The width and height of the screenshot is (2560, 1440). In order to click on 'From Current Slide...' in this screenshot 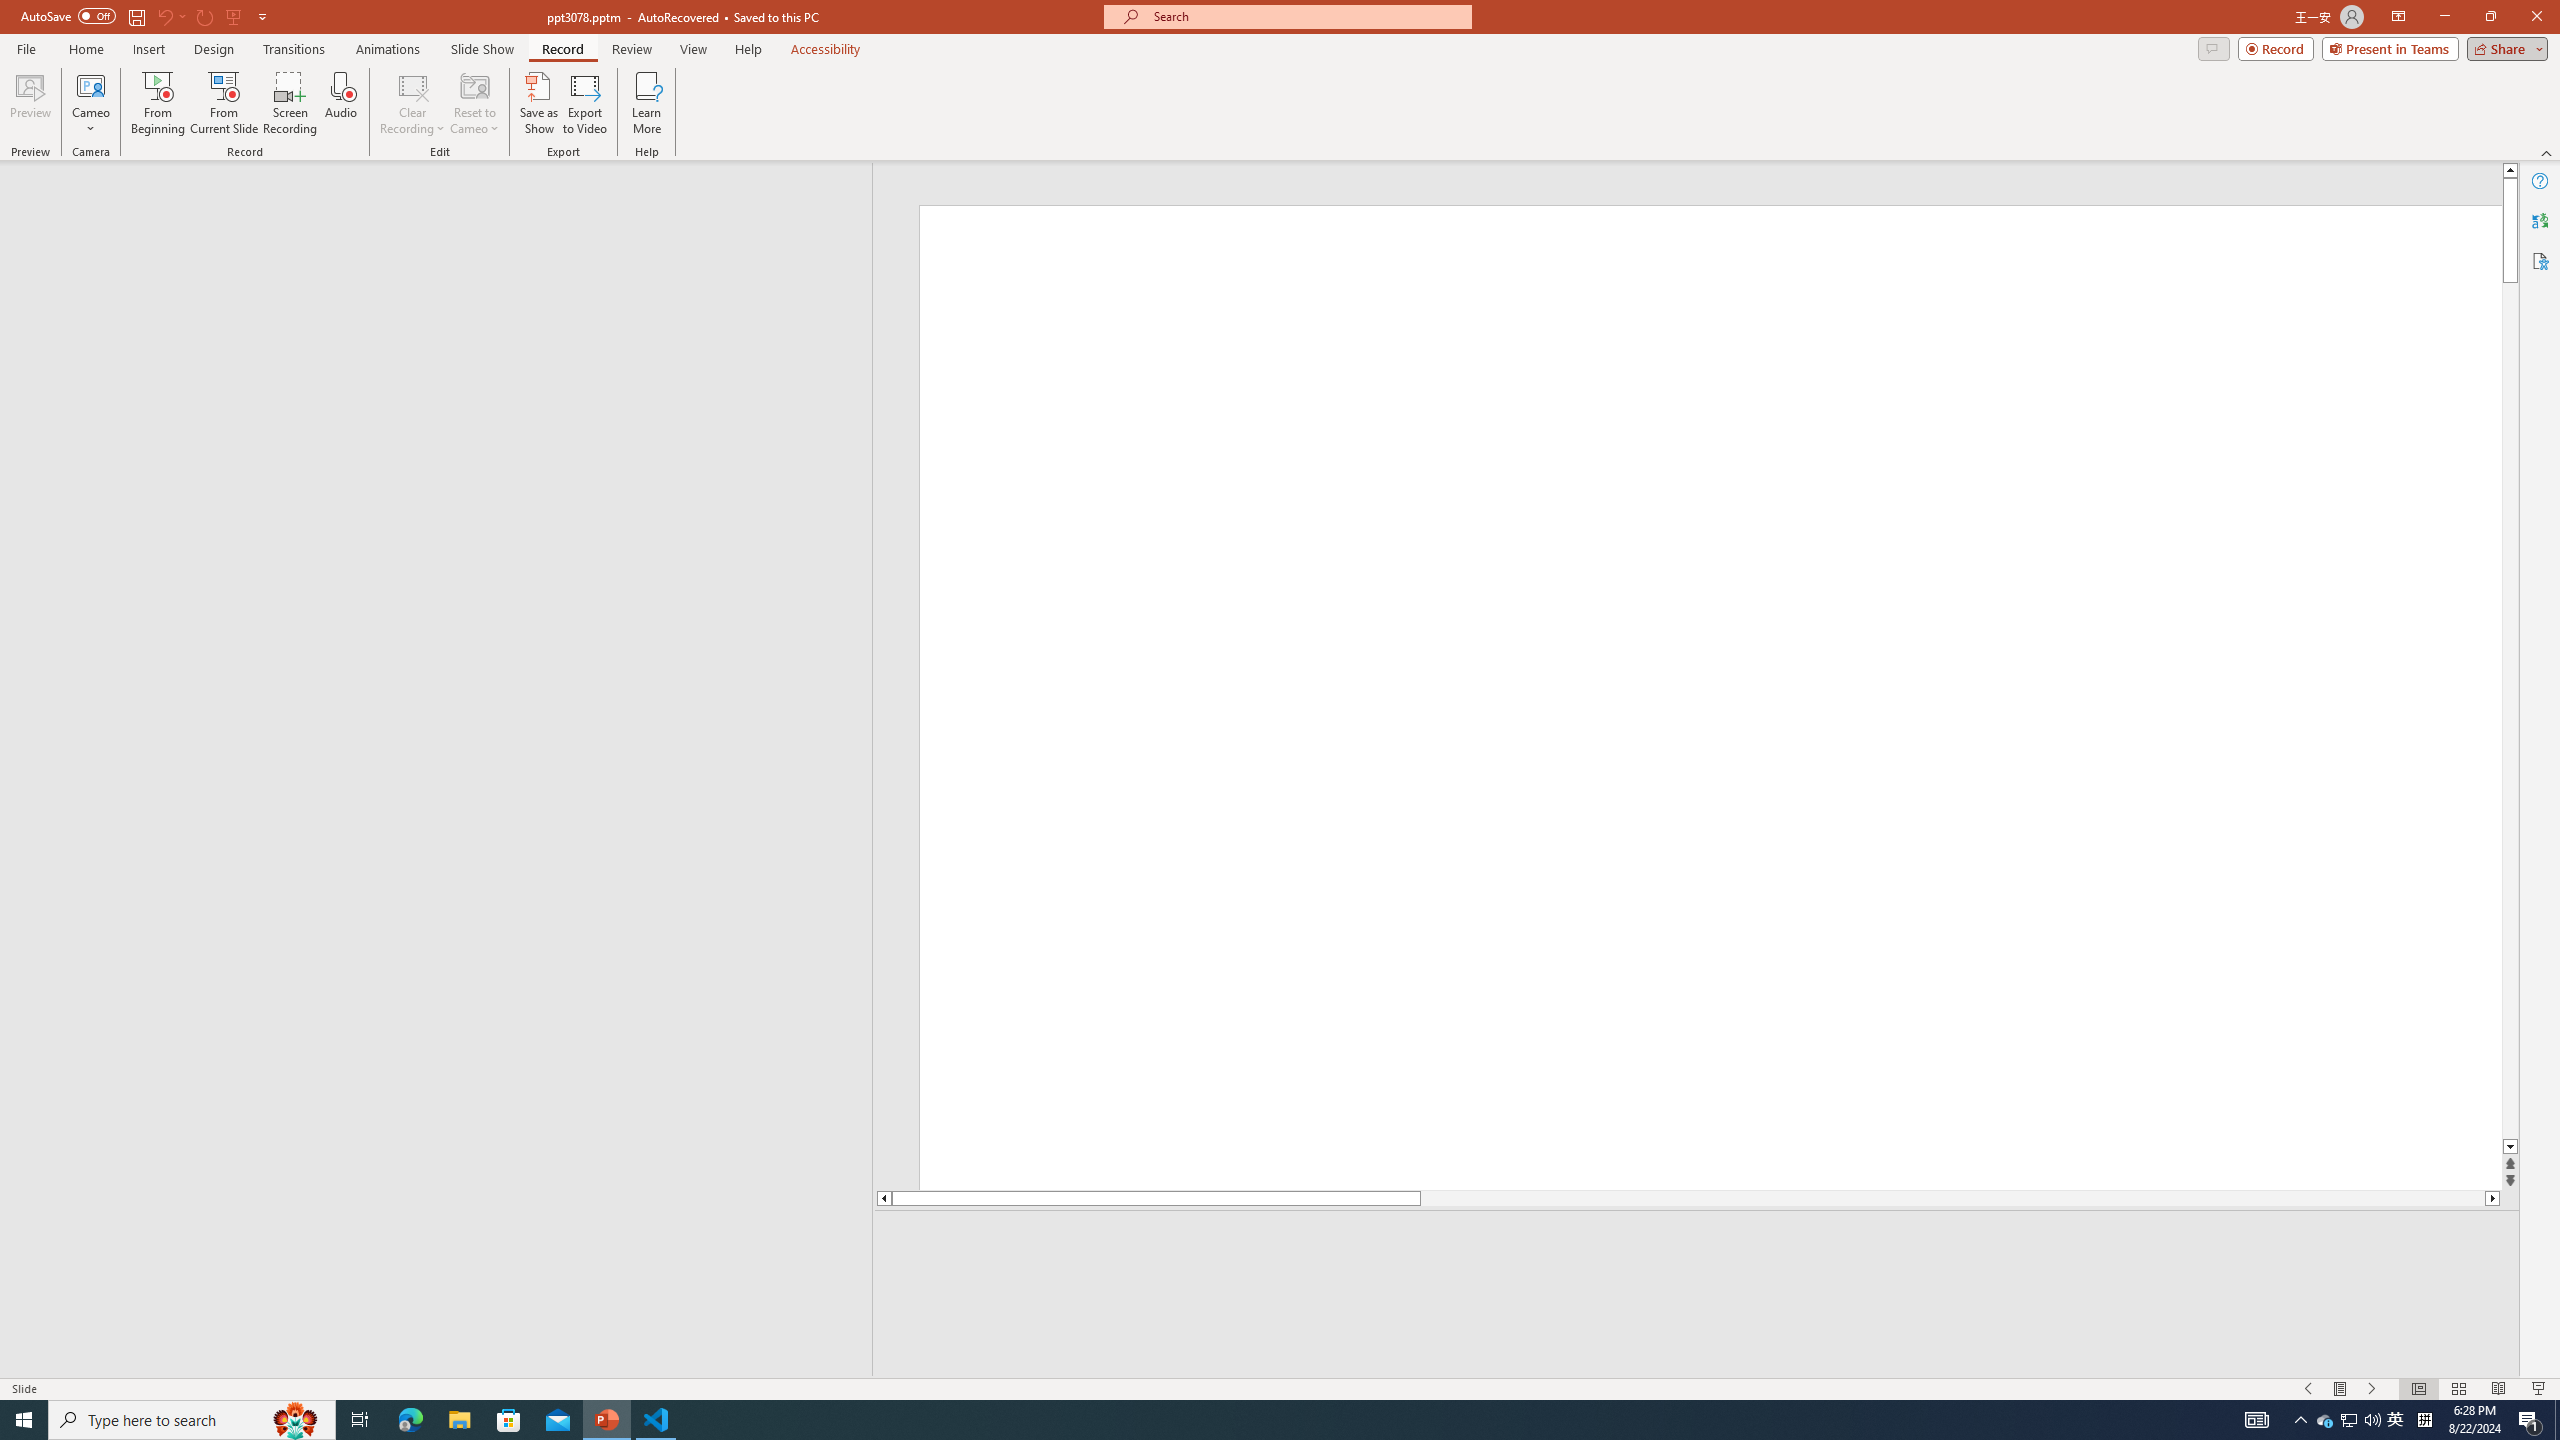, I will do `click(224, 103)`.